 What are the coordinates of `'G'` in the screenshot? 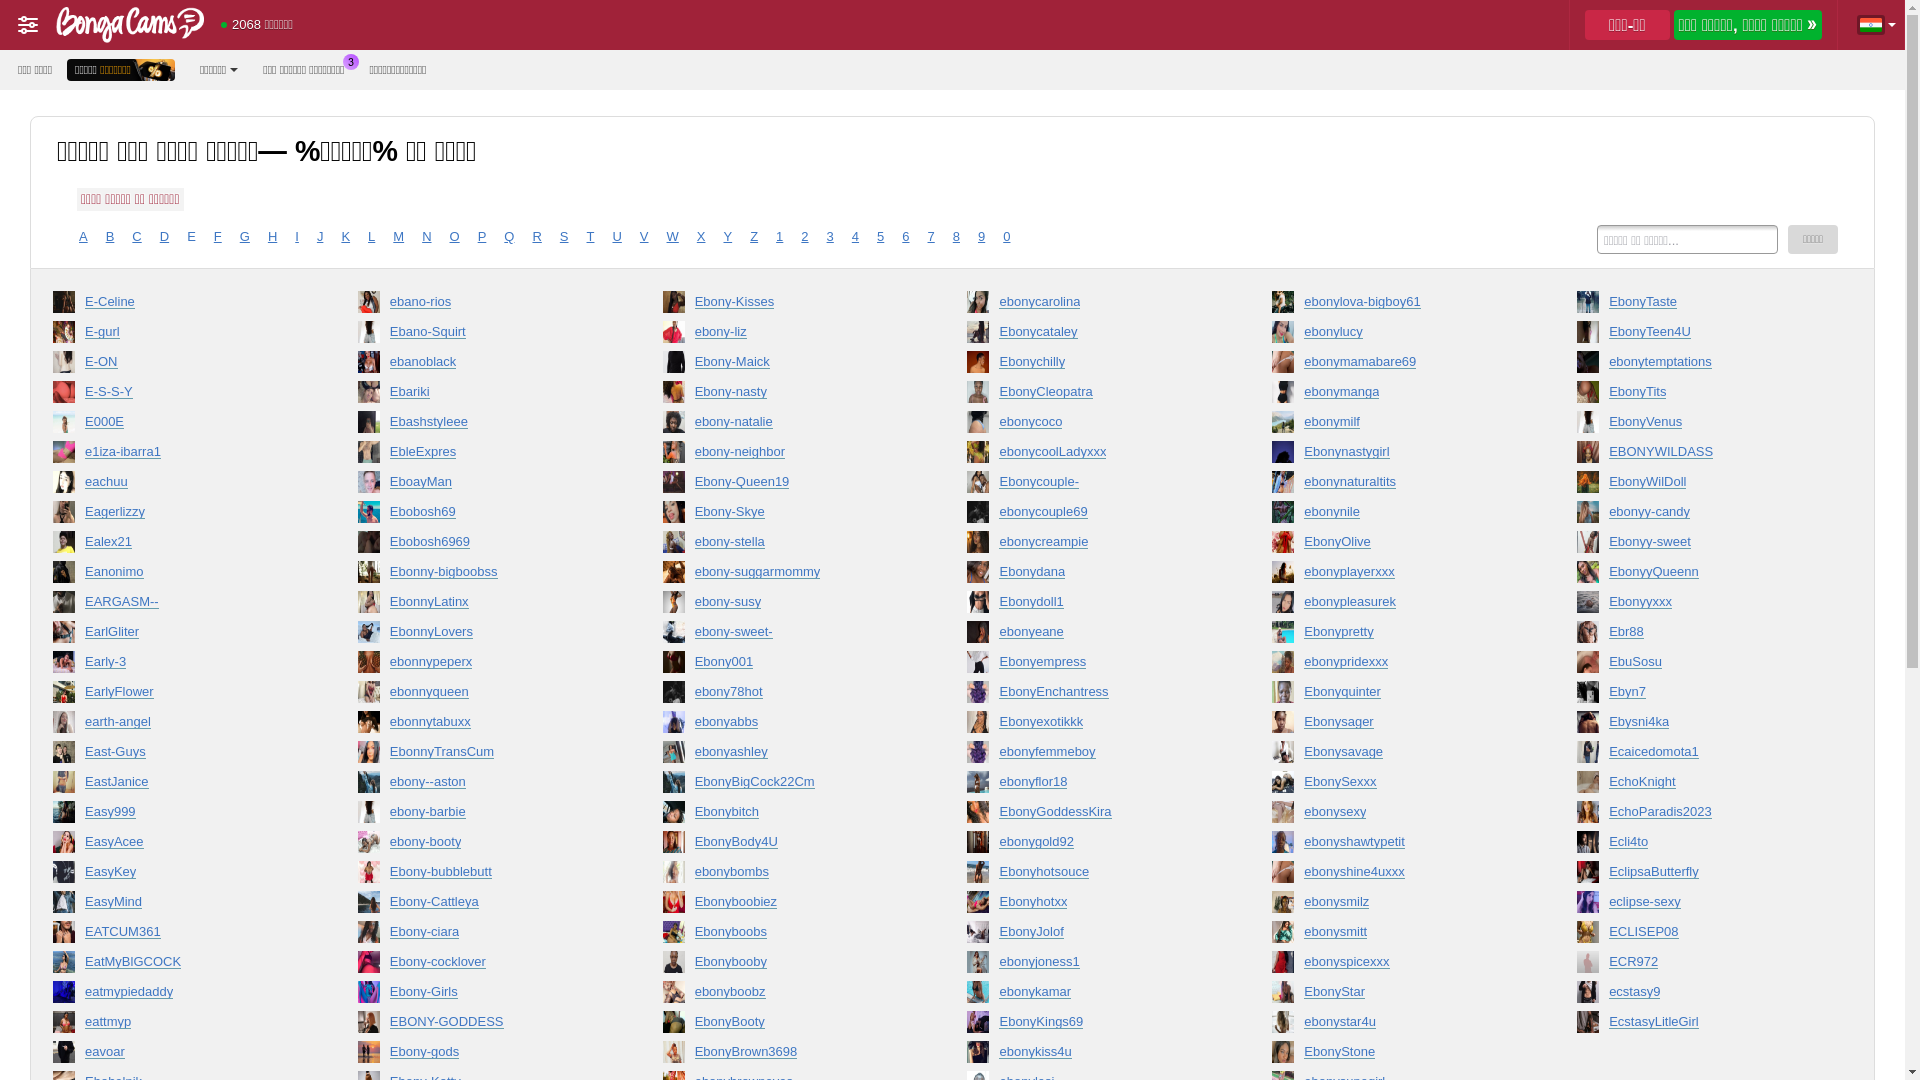 It's located at (243, 235).